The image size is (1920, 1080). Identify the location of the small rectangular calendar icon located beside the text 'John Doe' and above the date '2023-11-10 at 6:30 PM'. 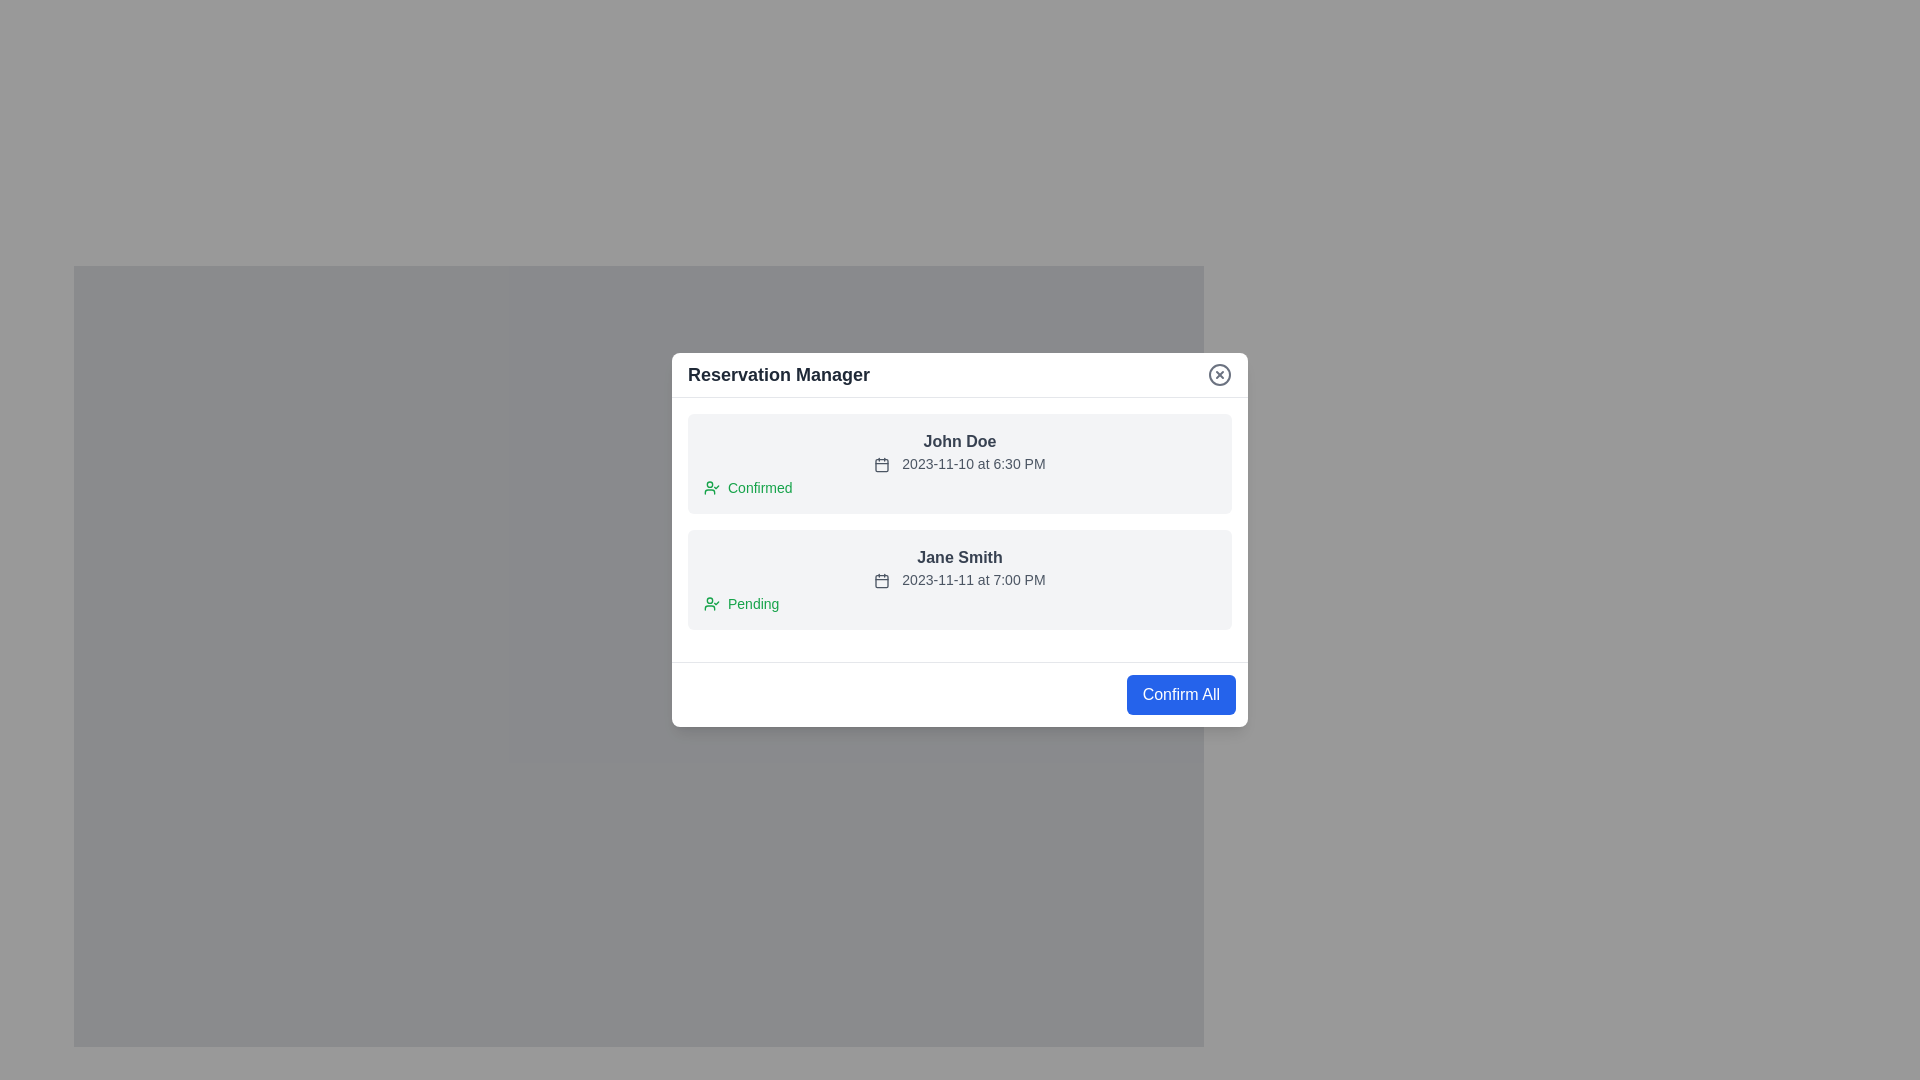
(881, 465).